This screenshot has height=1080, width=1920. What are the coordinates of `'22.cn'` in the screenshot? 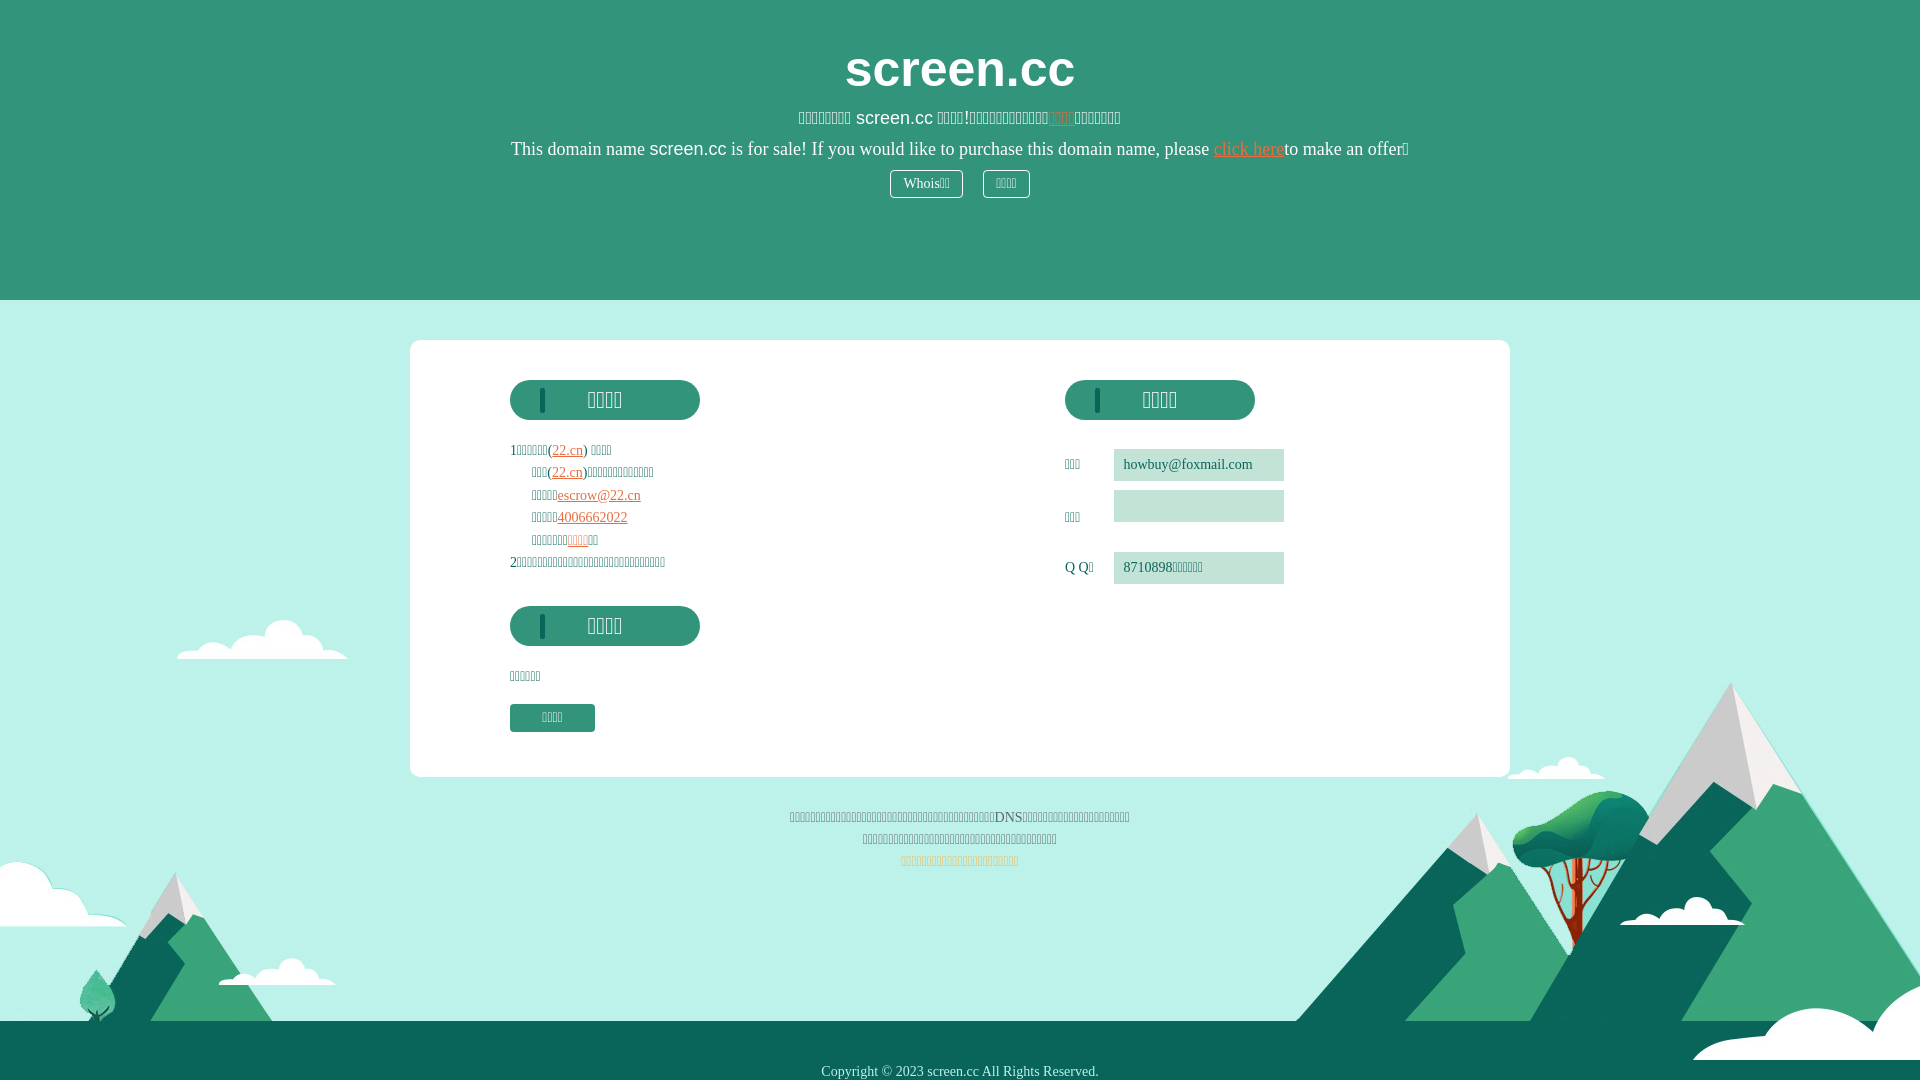 It's located at (566, 450).